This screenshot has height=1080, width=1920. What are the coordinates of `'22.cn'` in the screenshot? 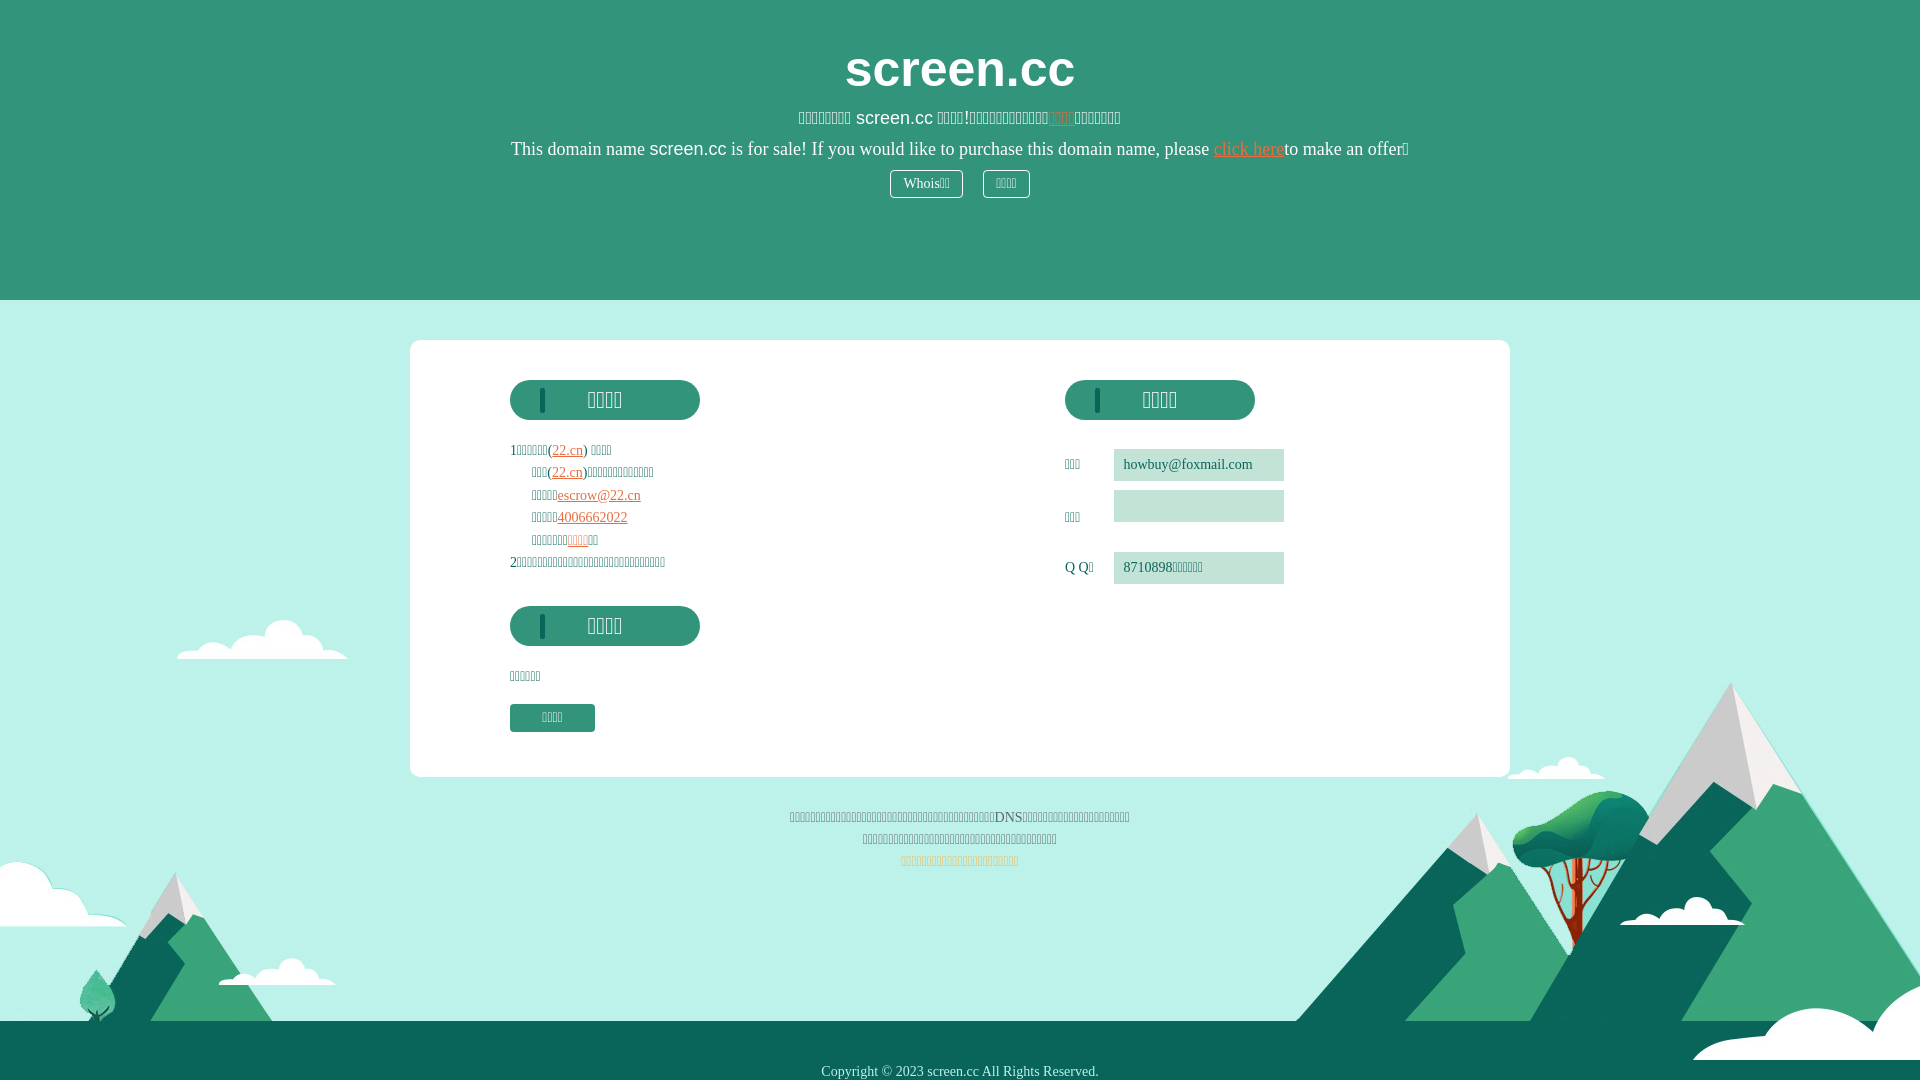 It's located at (566, 450).